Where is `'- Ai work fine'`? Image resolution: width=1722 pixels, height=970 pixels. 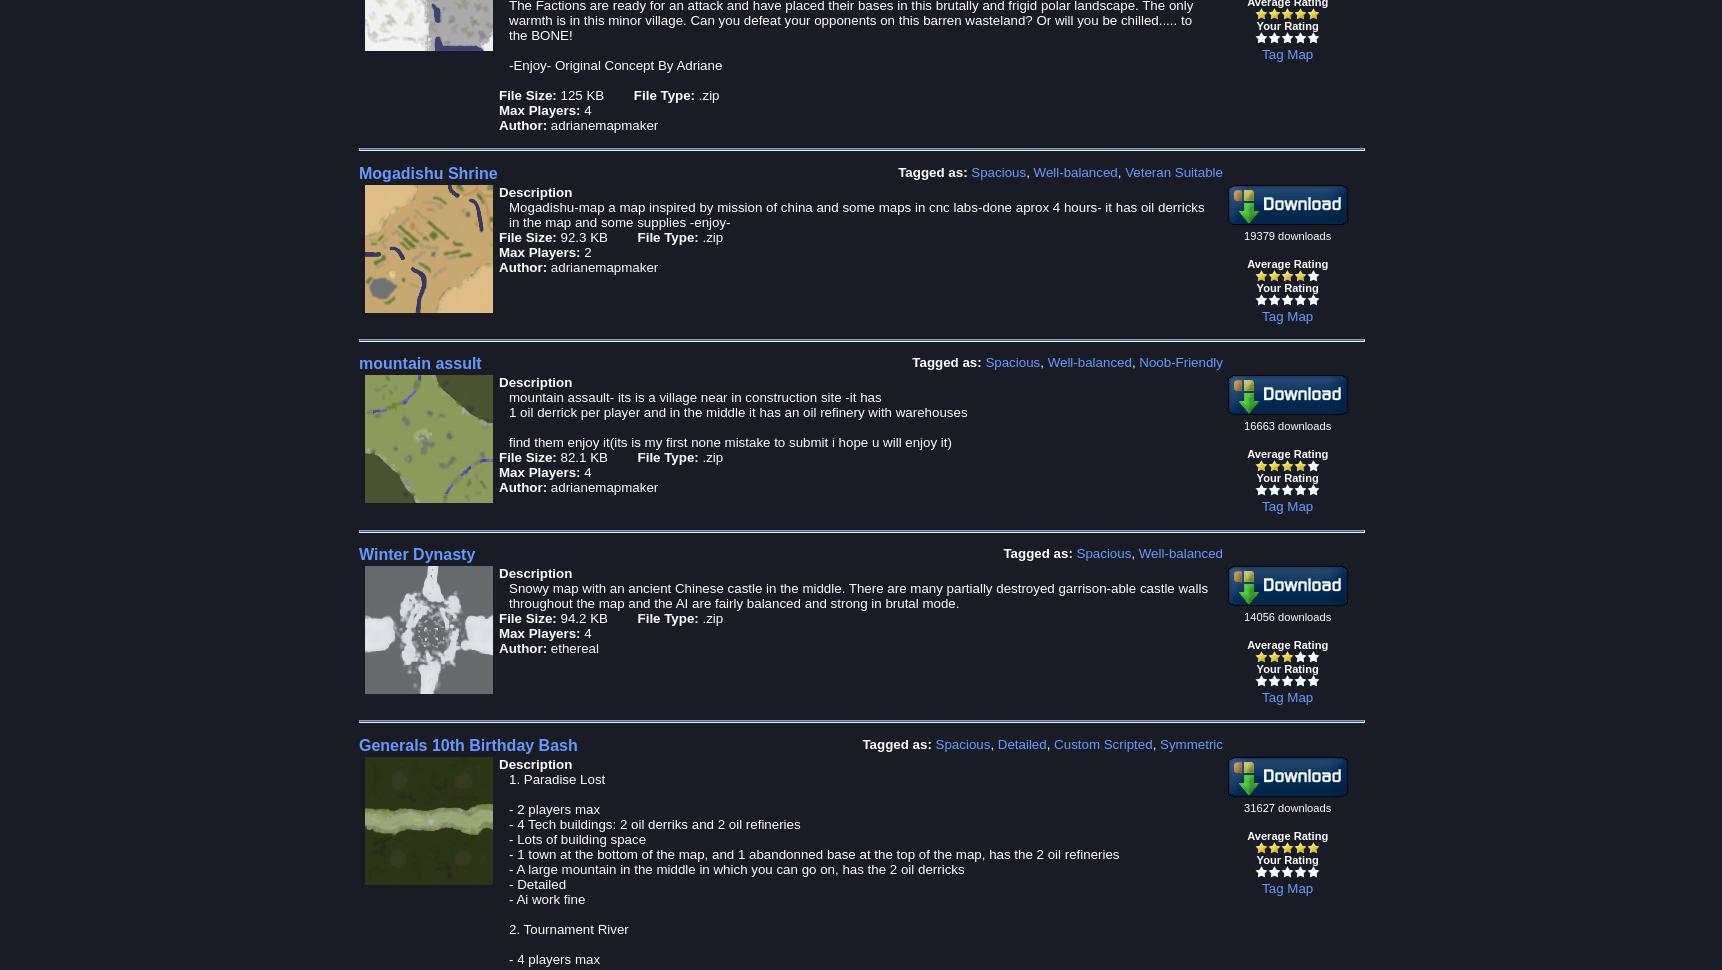
'- Ai work fine' is located at coordinates (547, 898).